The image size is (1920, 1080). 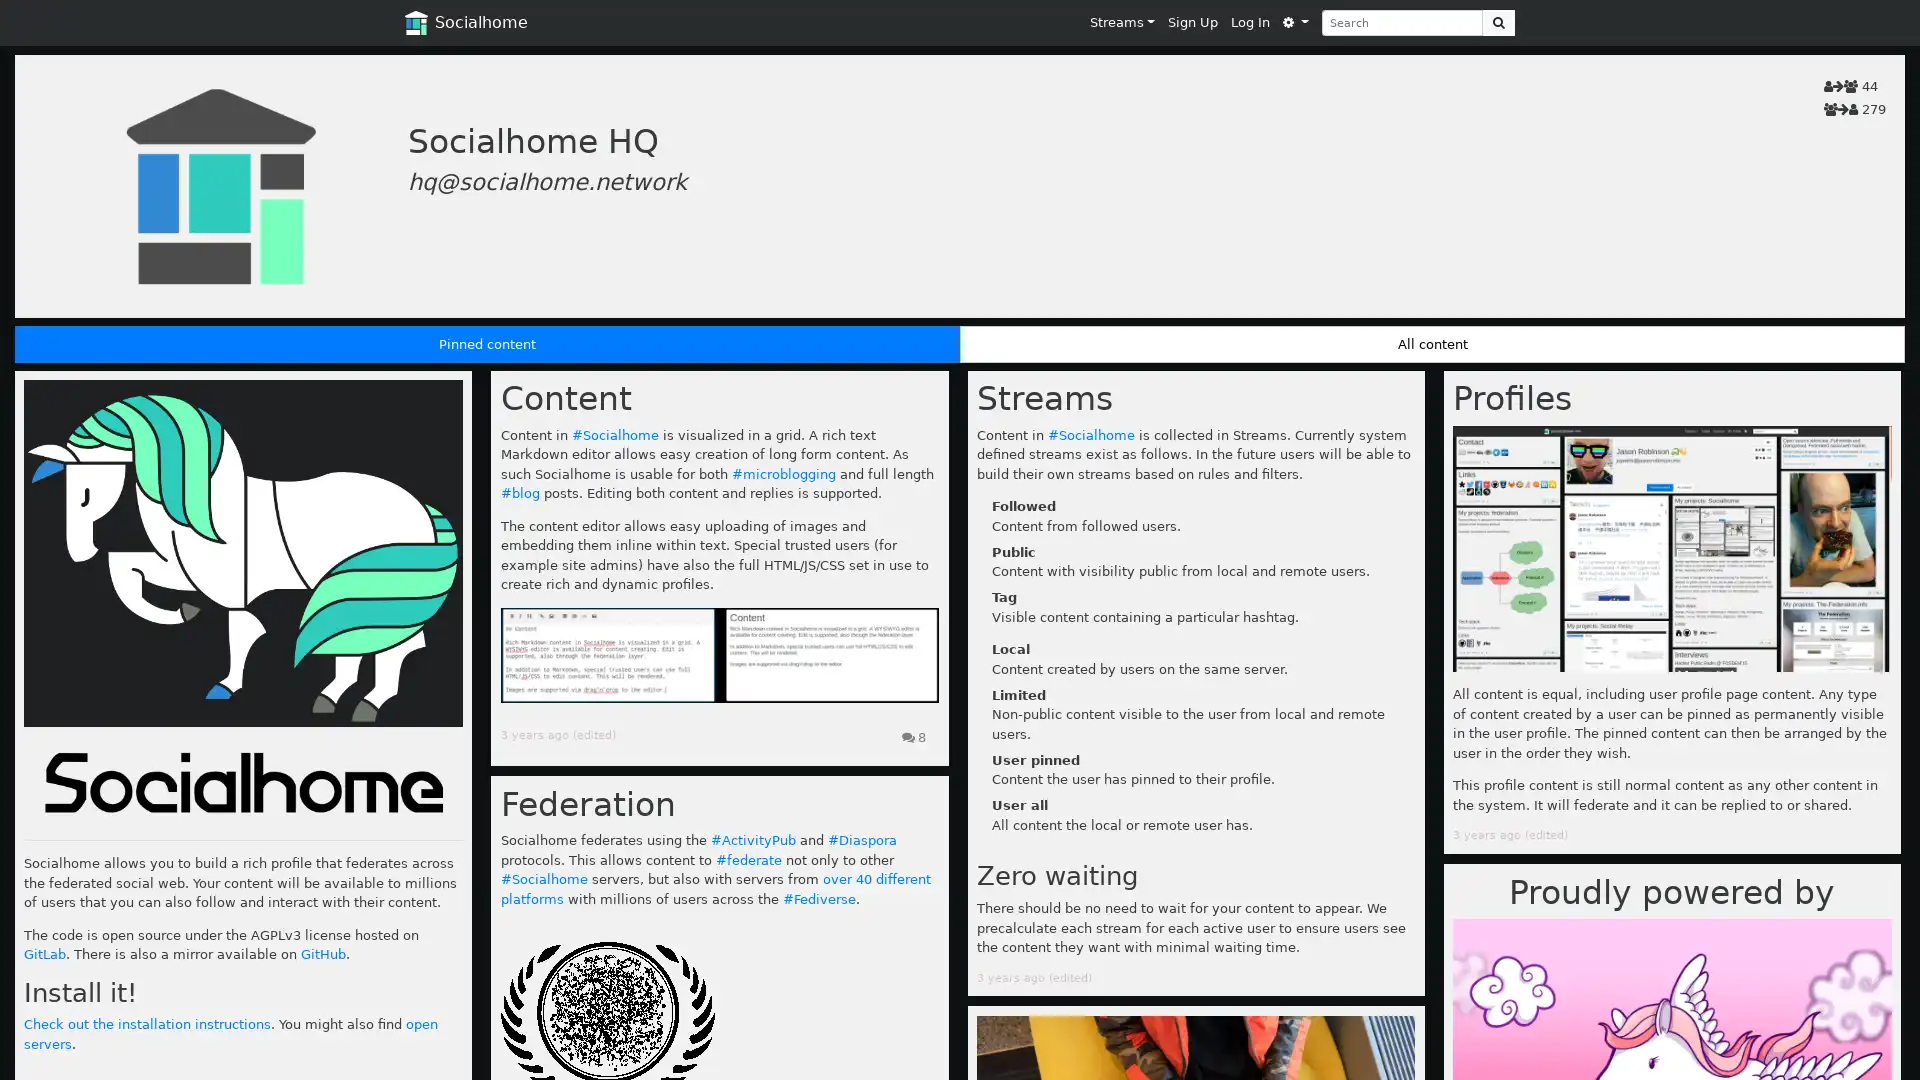 I want to click on Streams, so click(x=1122, y=22).